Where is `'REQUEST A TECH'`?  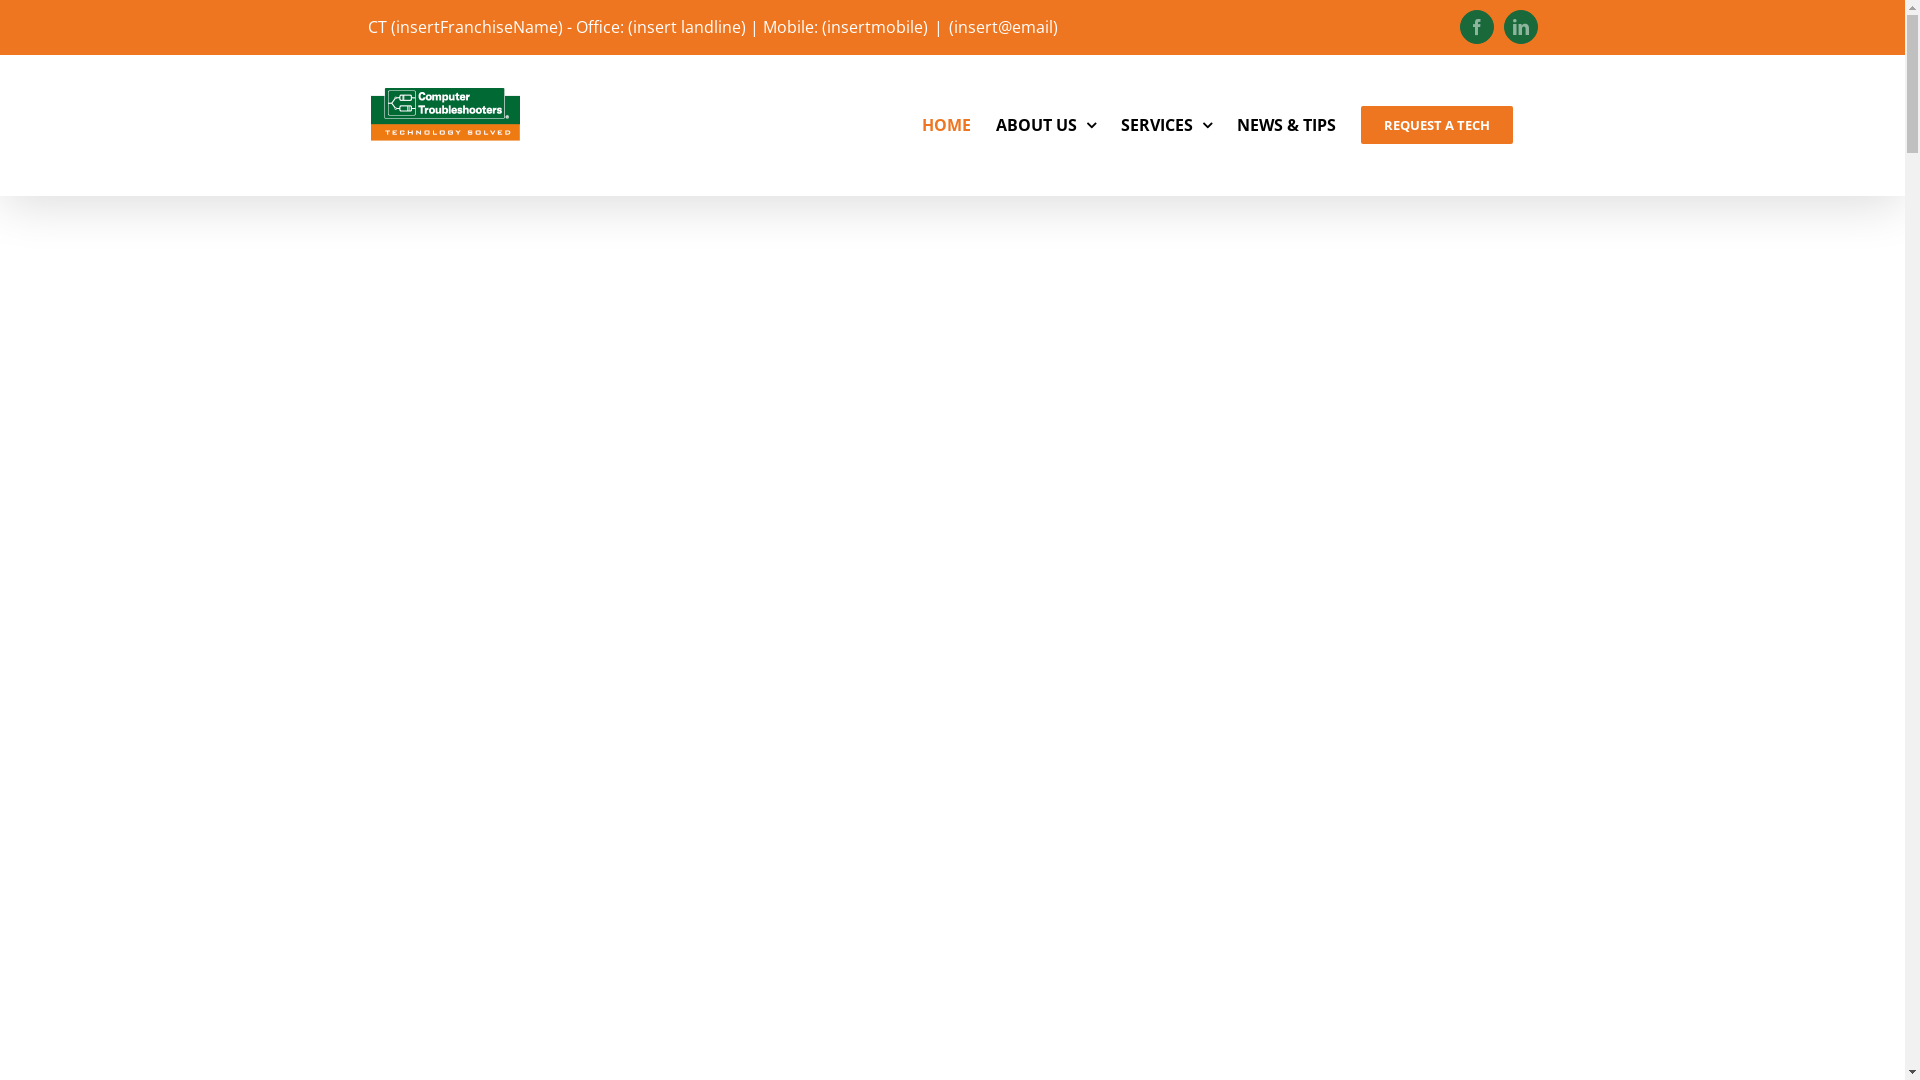
'REQUEST A TECH' is located at coordinates (1434, 124).